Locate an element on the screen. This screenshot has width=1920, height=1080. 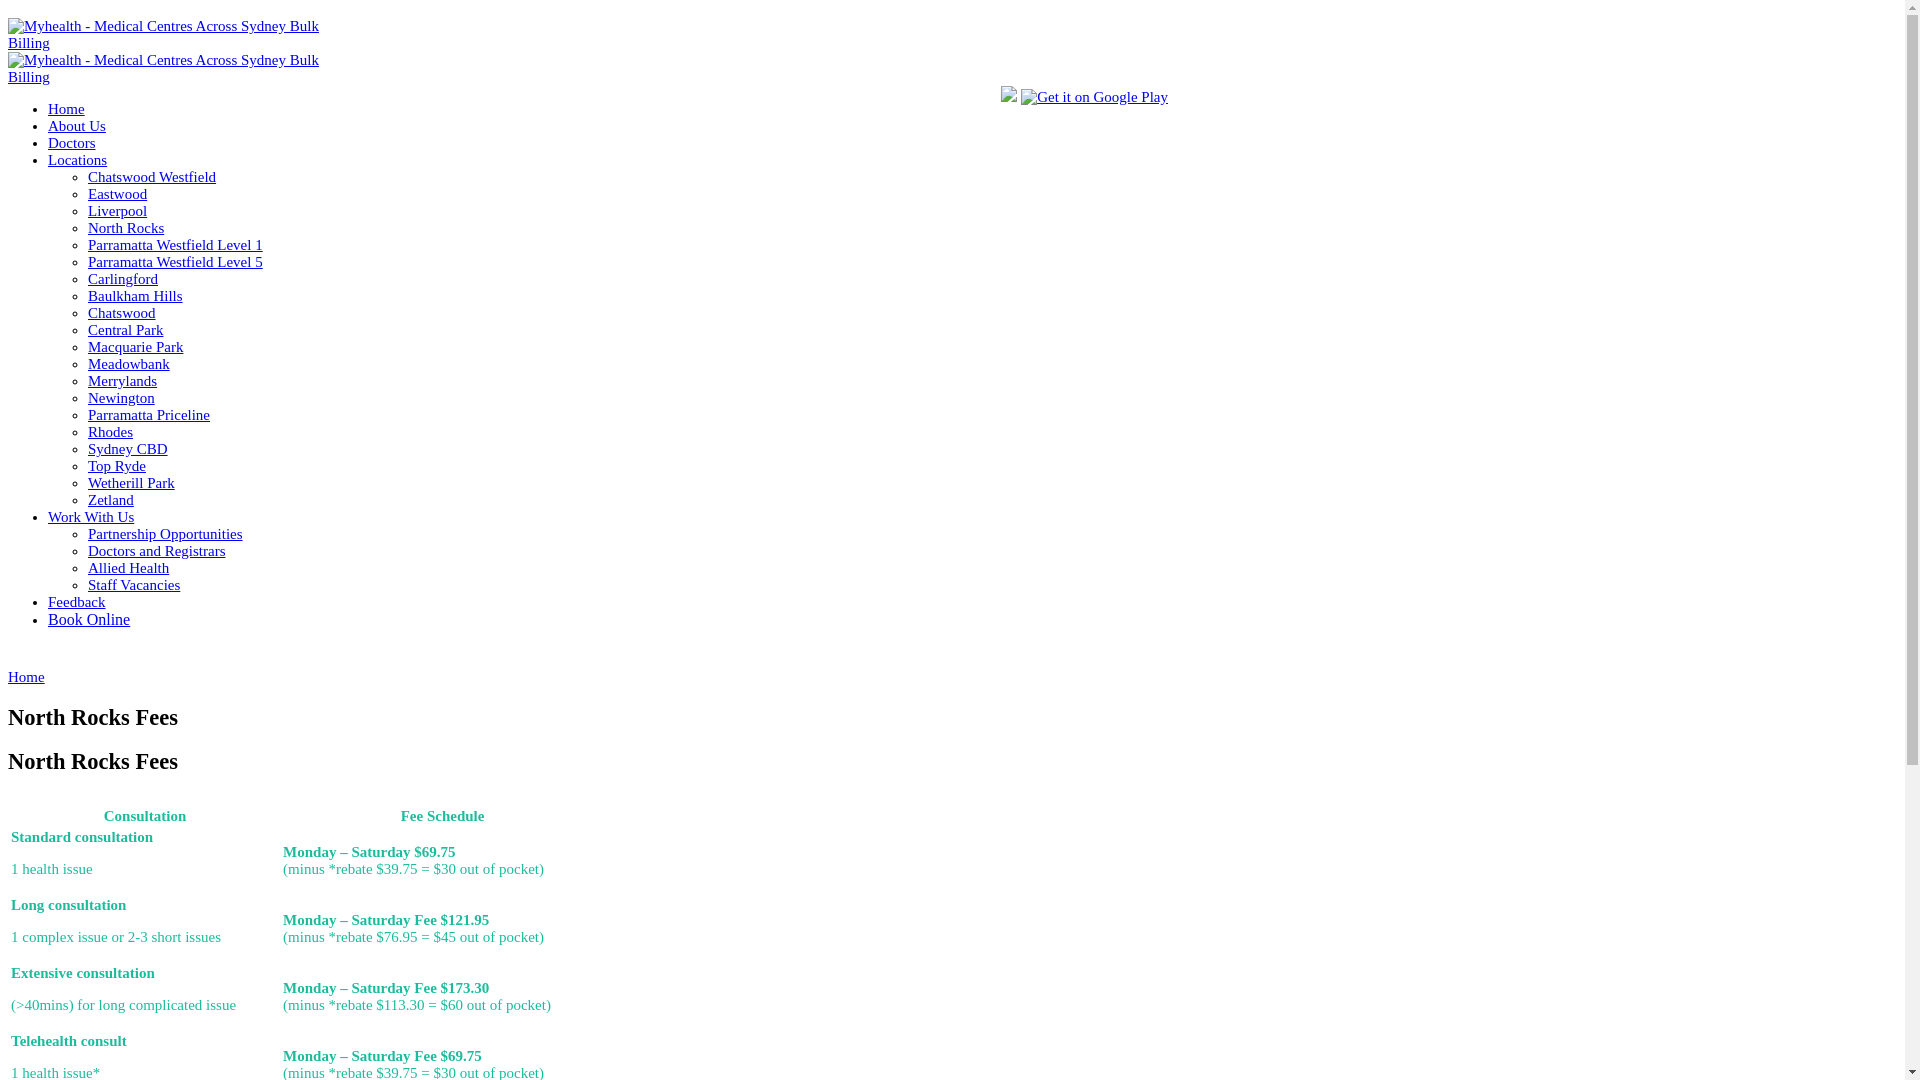
'Staff Vacancies' is located at coordinates (133, 585).